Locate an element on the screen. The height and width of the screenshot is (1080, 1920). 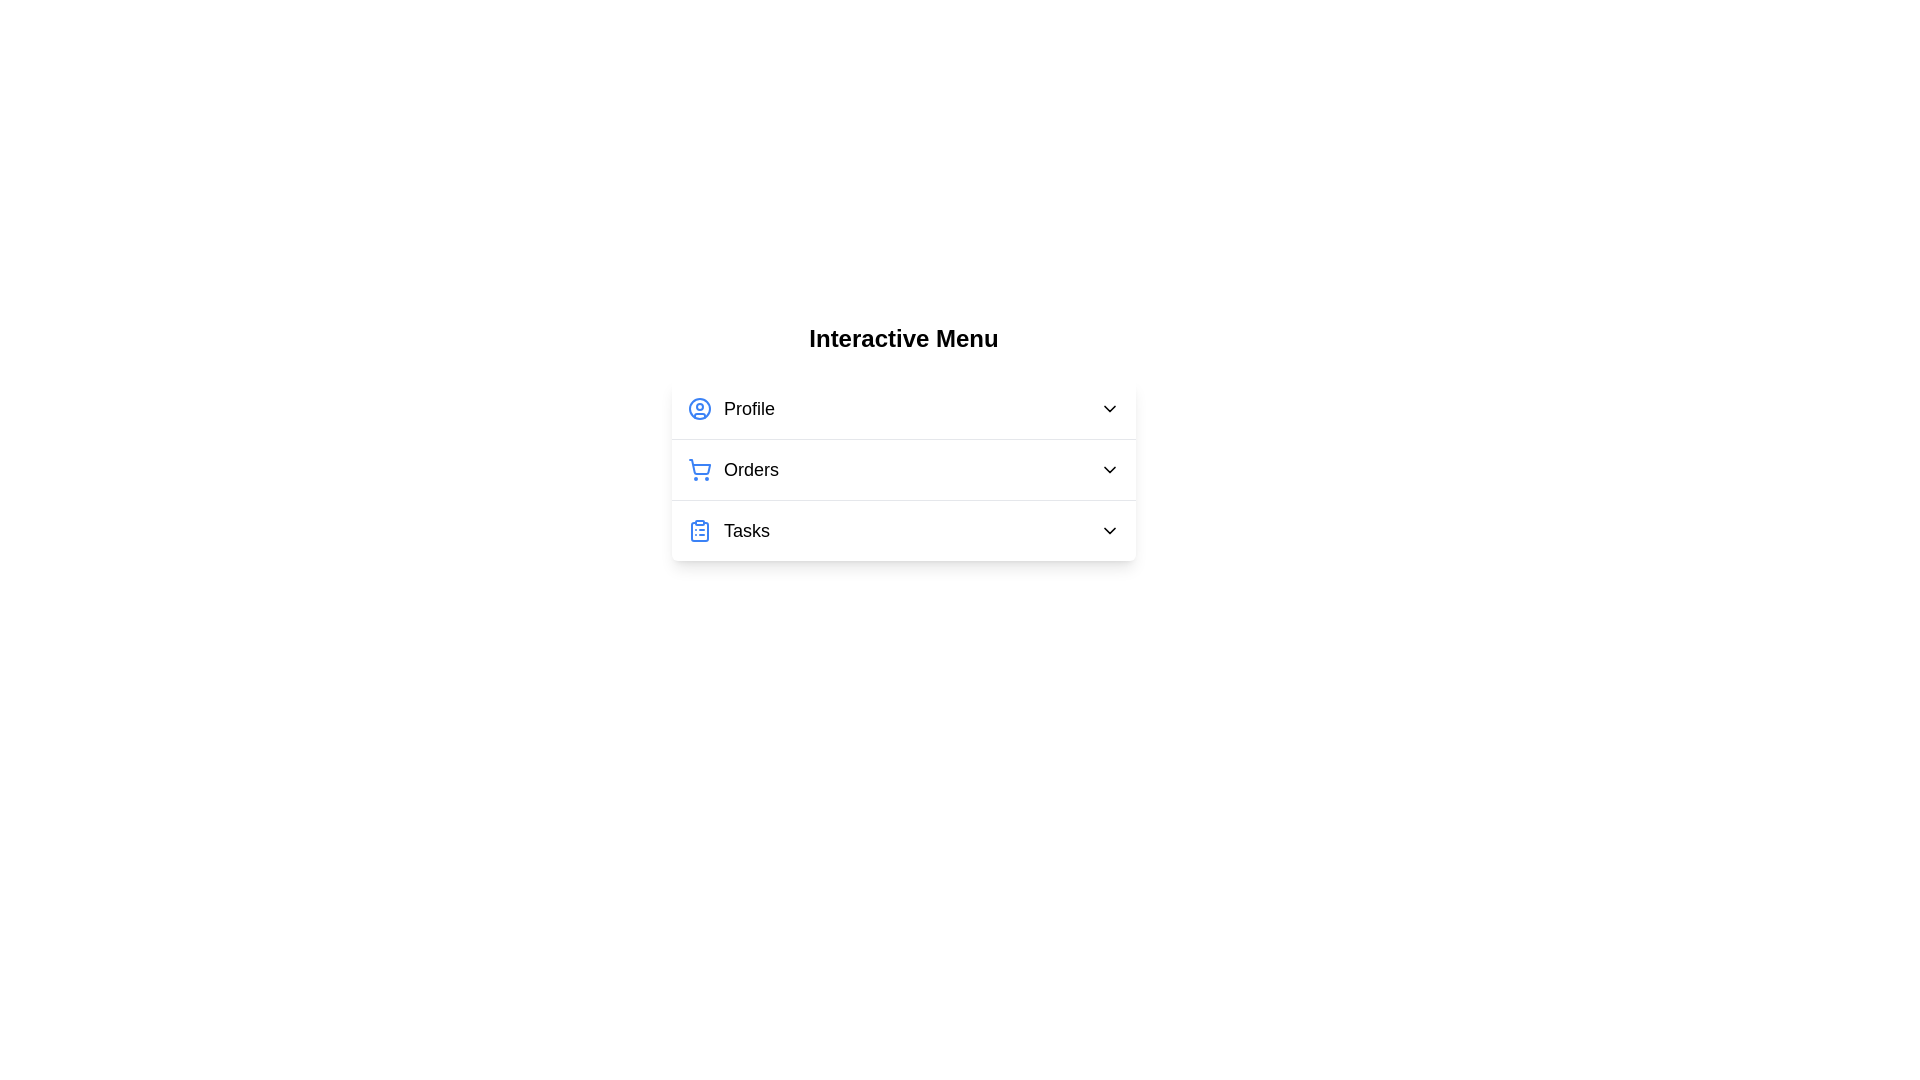
the 'Tasks' menu item, which consists of a blue clipboard icon and black text, located in the third row of the vertical menu list is located at coordinates (728, 530).